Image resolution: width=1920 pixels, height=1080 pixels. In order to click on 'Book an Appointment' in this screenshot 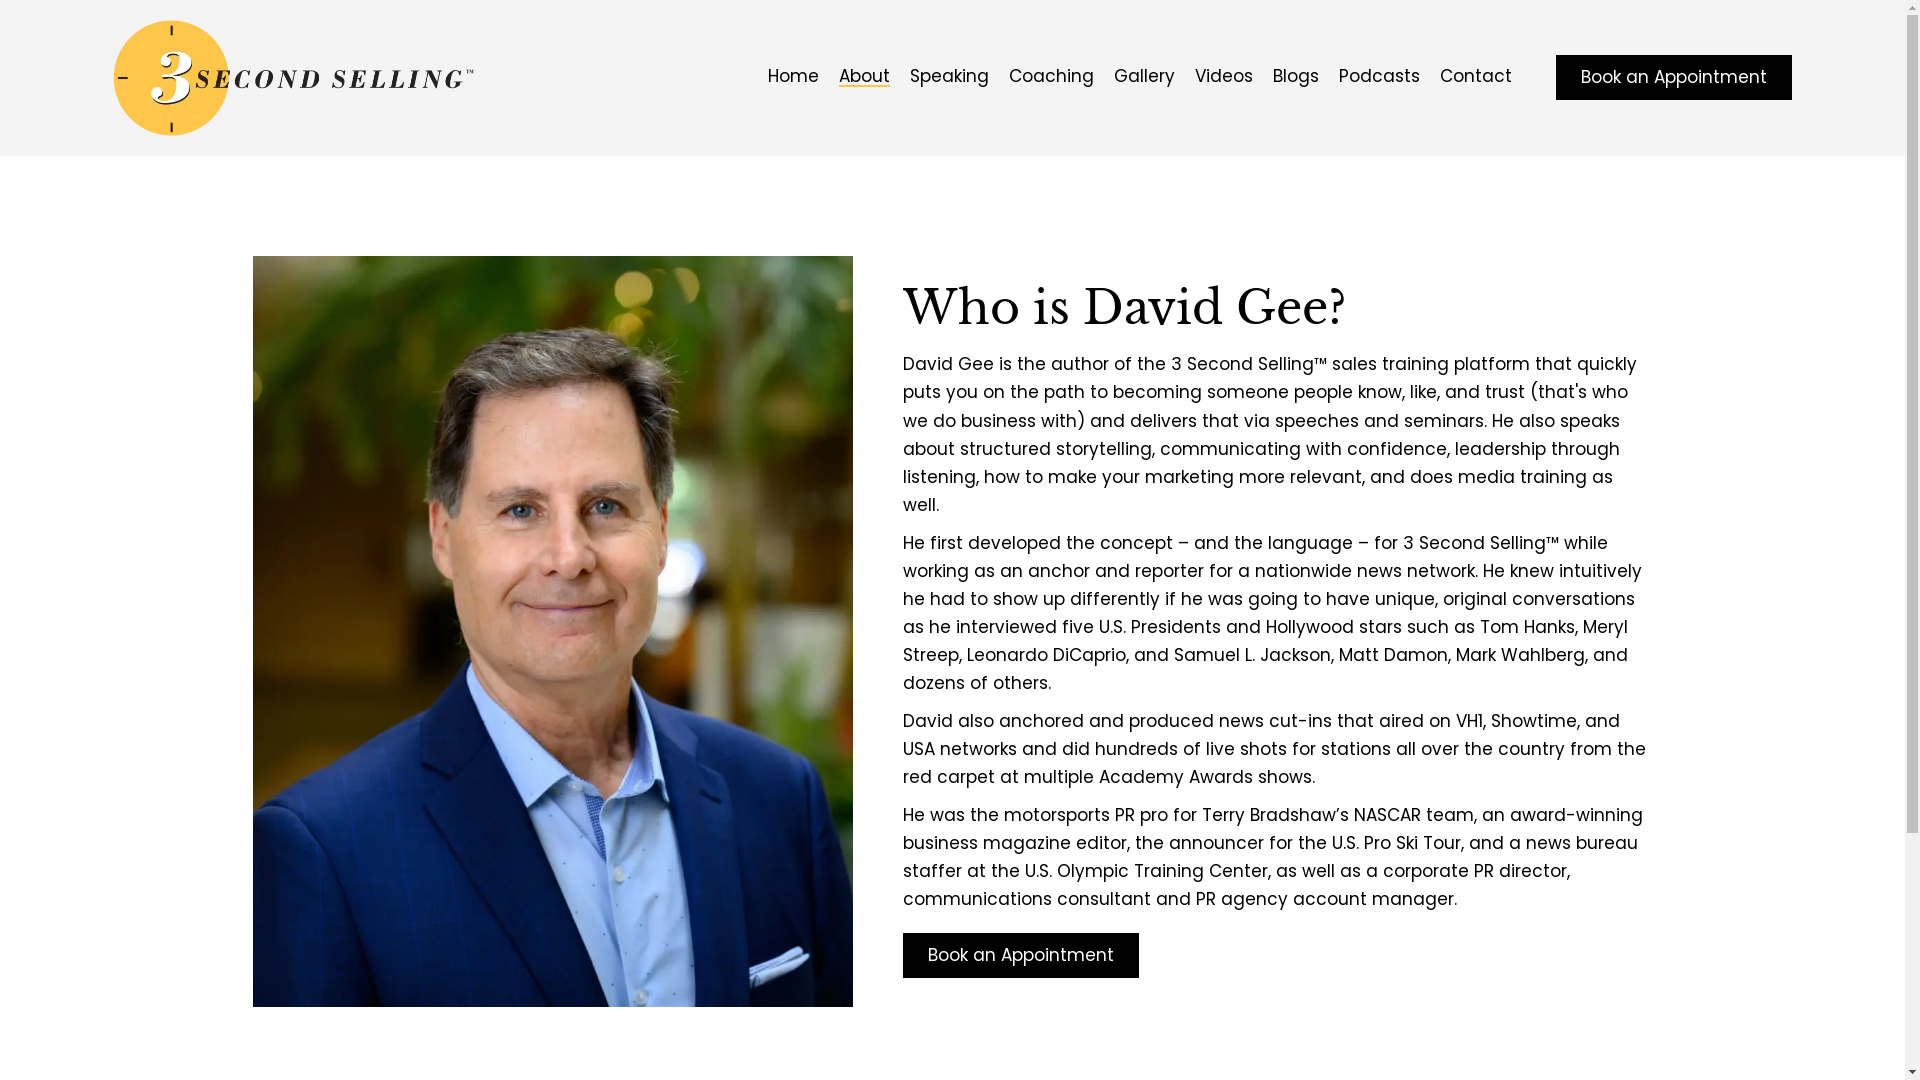, I will do `click(1021, 954)`.